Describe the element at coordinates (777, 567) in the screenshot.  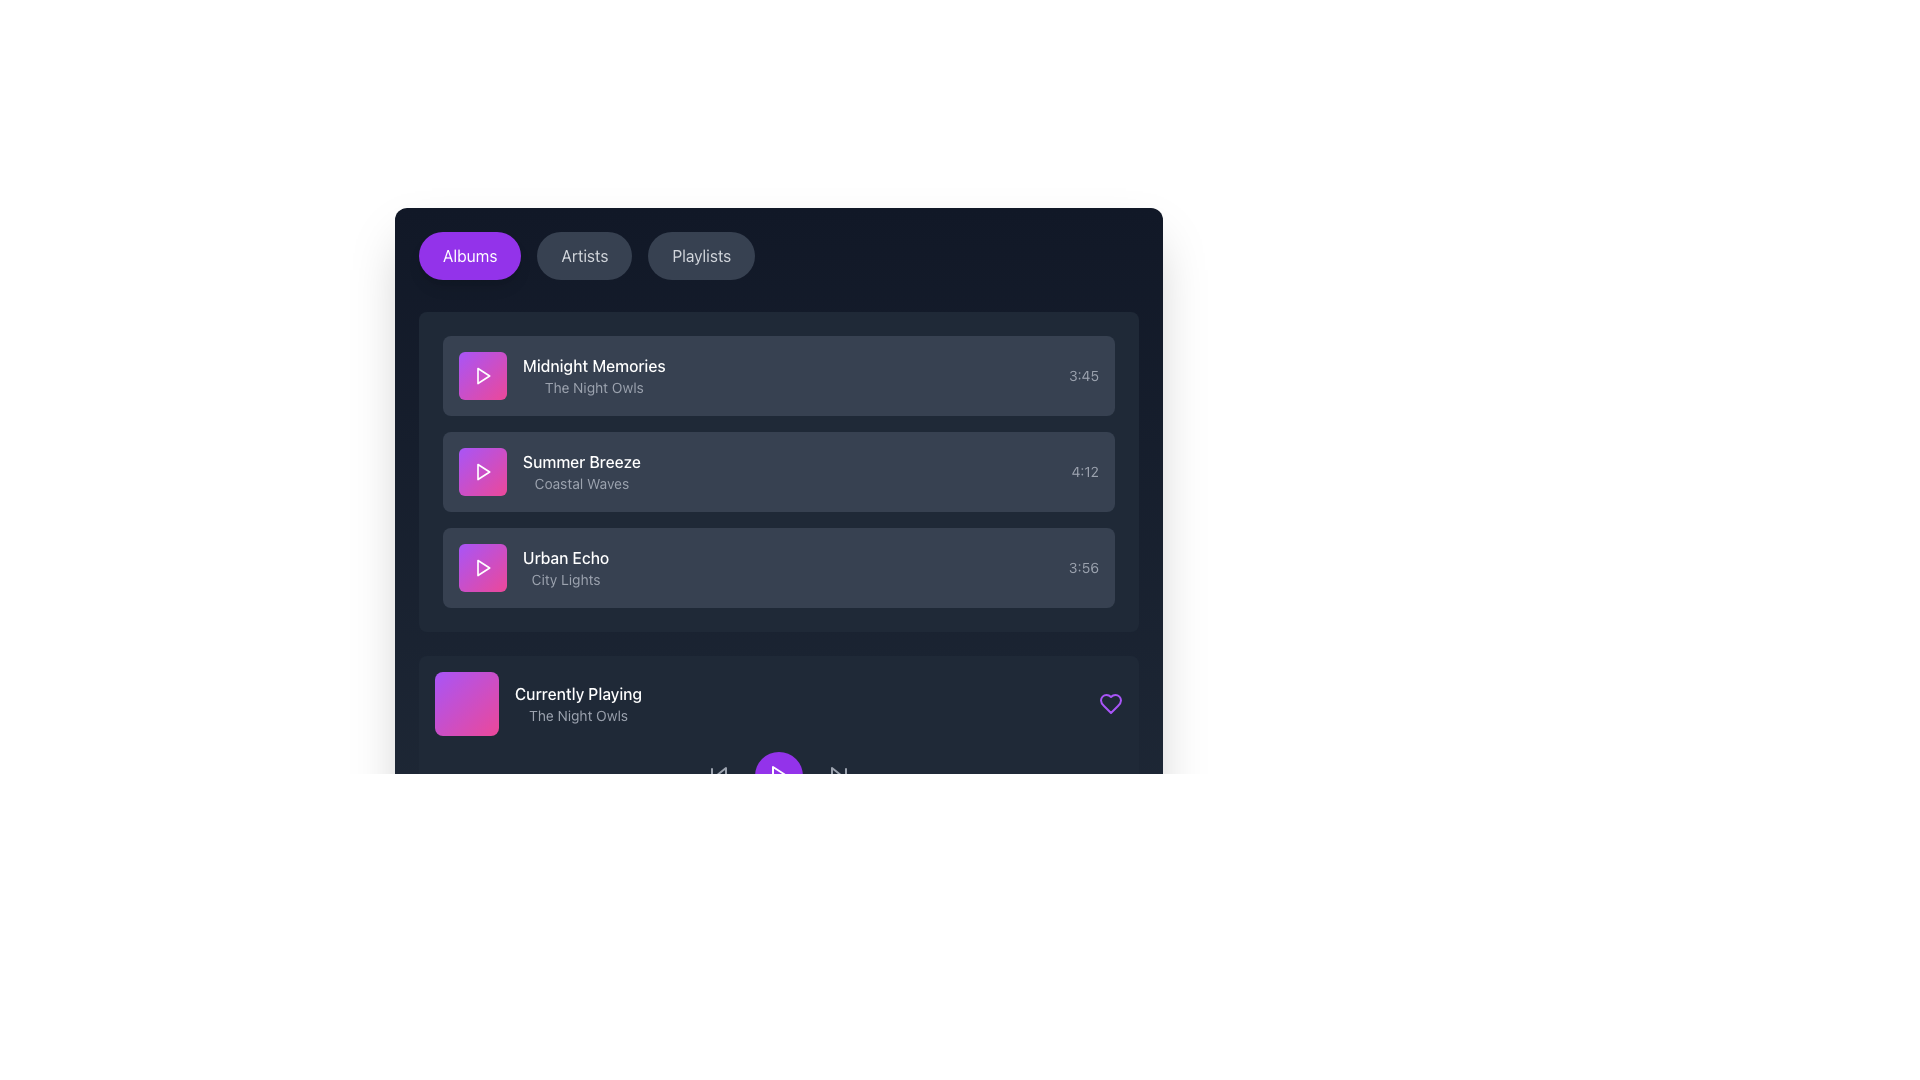
I see `the third list item under the 'Albums' section` at that location.